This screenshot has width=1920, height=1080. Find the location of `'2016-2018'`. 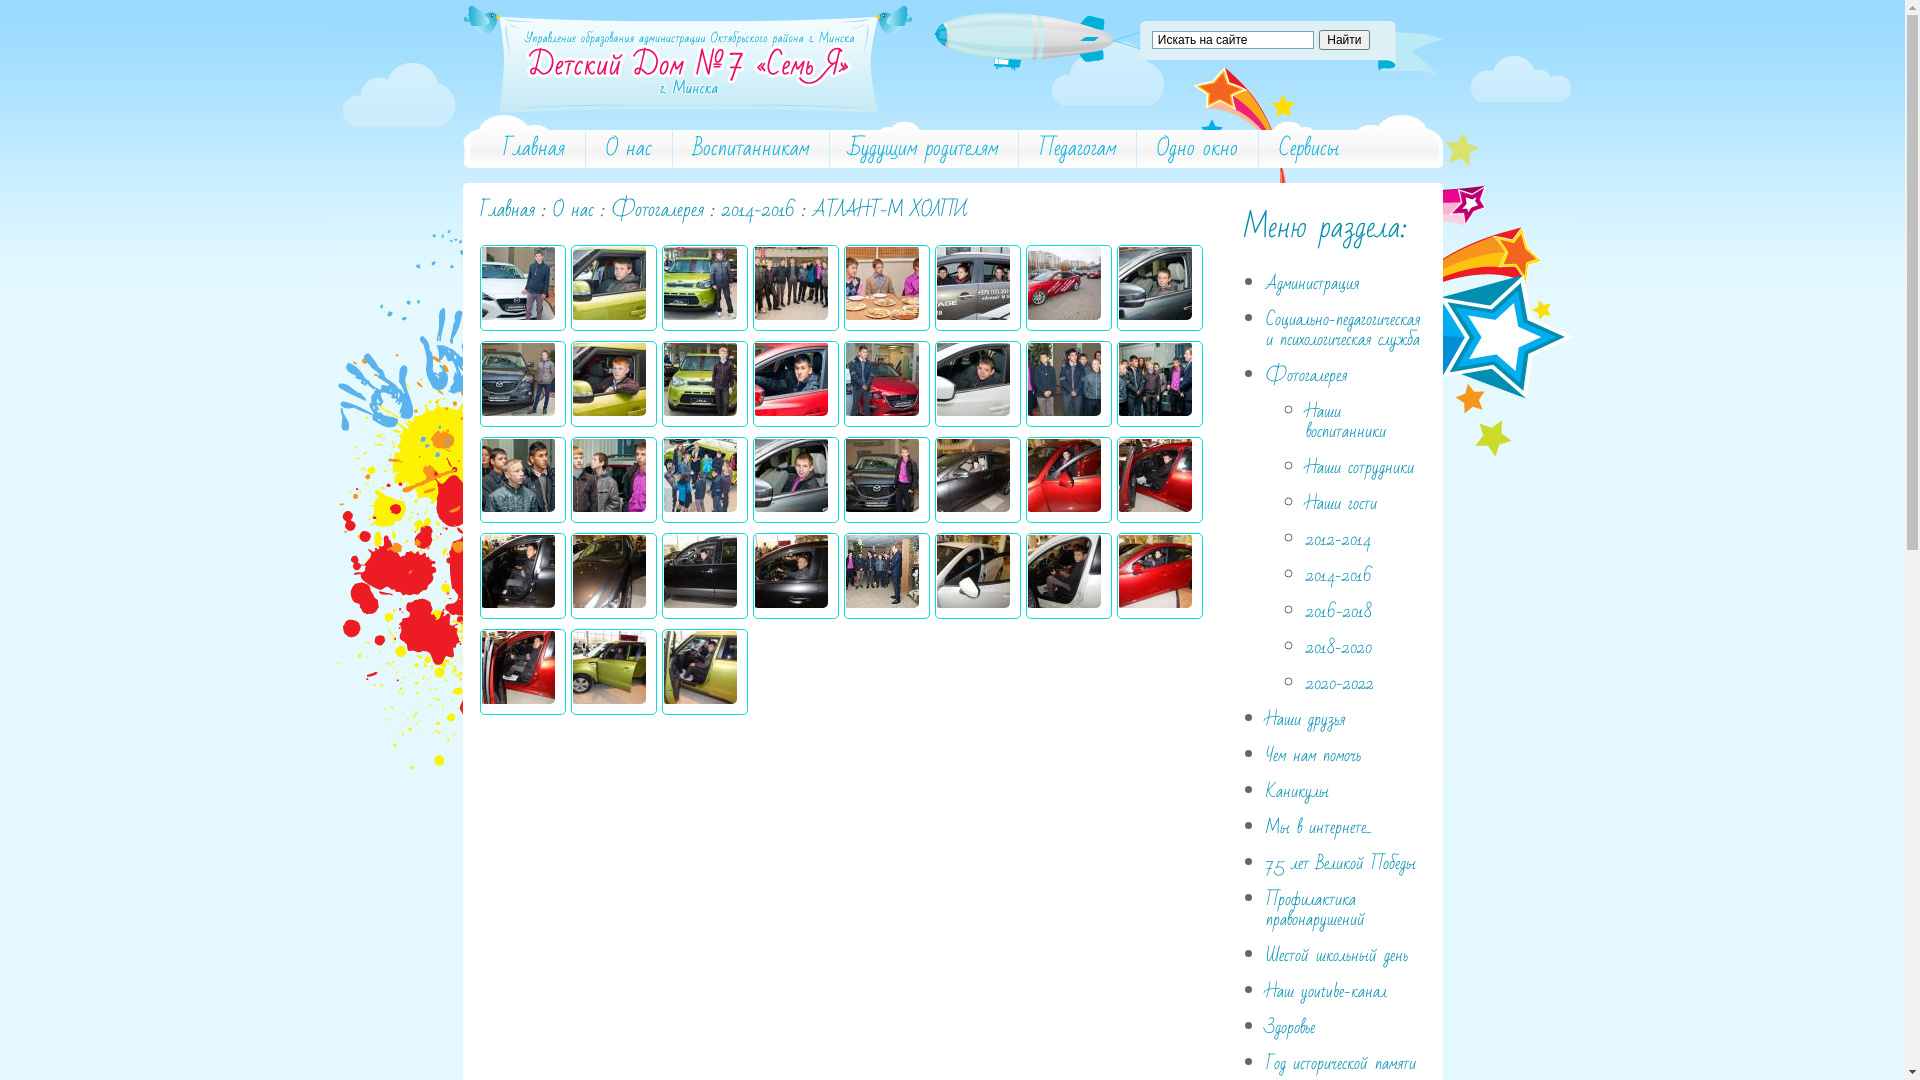

'2016-2018' is located at coordinates (1305, 610).